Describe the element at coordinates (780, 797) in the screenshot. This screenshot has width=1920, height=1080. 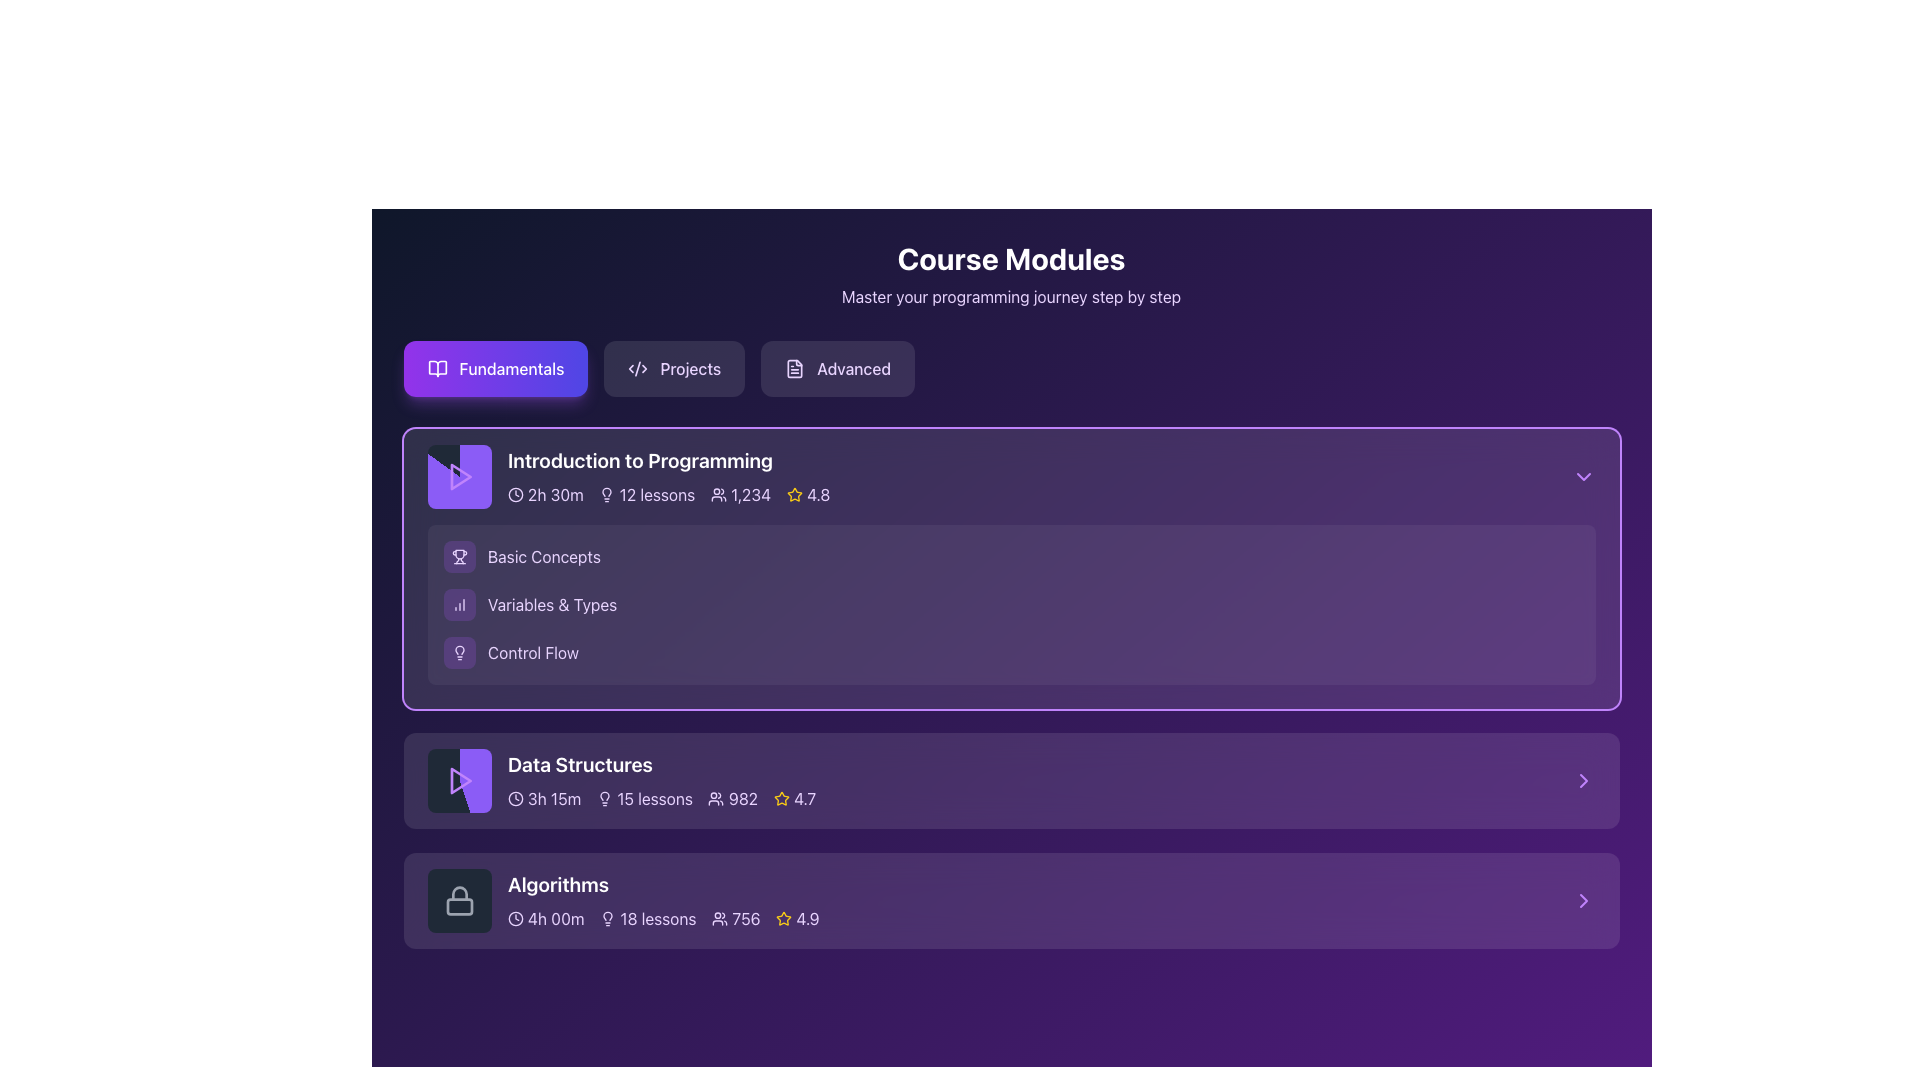
I see `the yellow outlined star-shaped rating icon located in the 'Data Structures' section` at that location.